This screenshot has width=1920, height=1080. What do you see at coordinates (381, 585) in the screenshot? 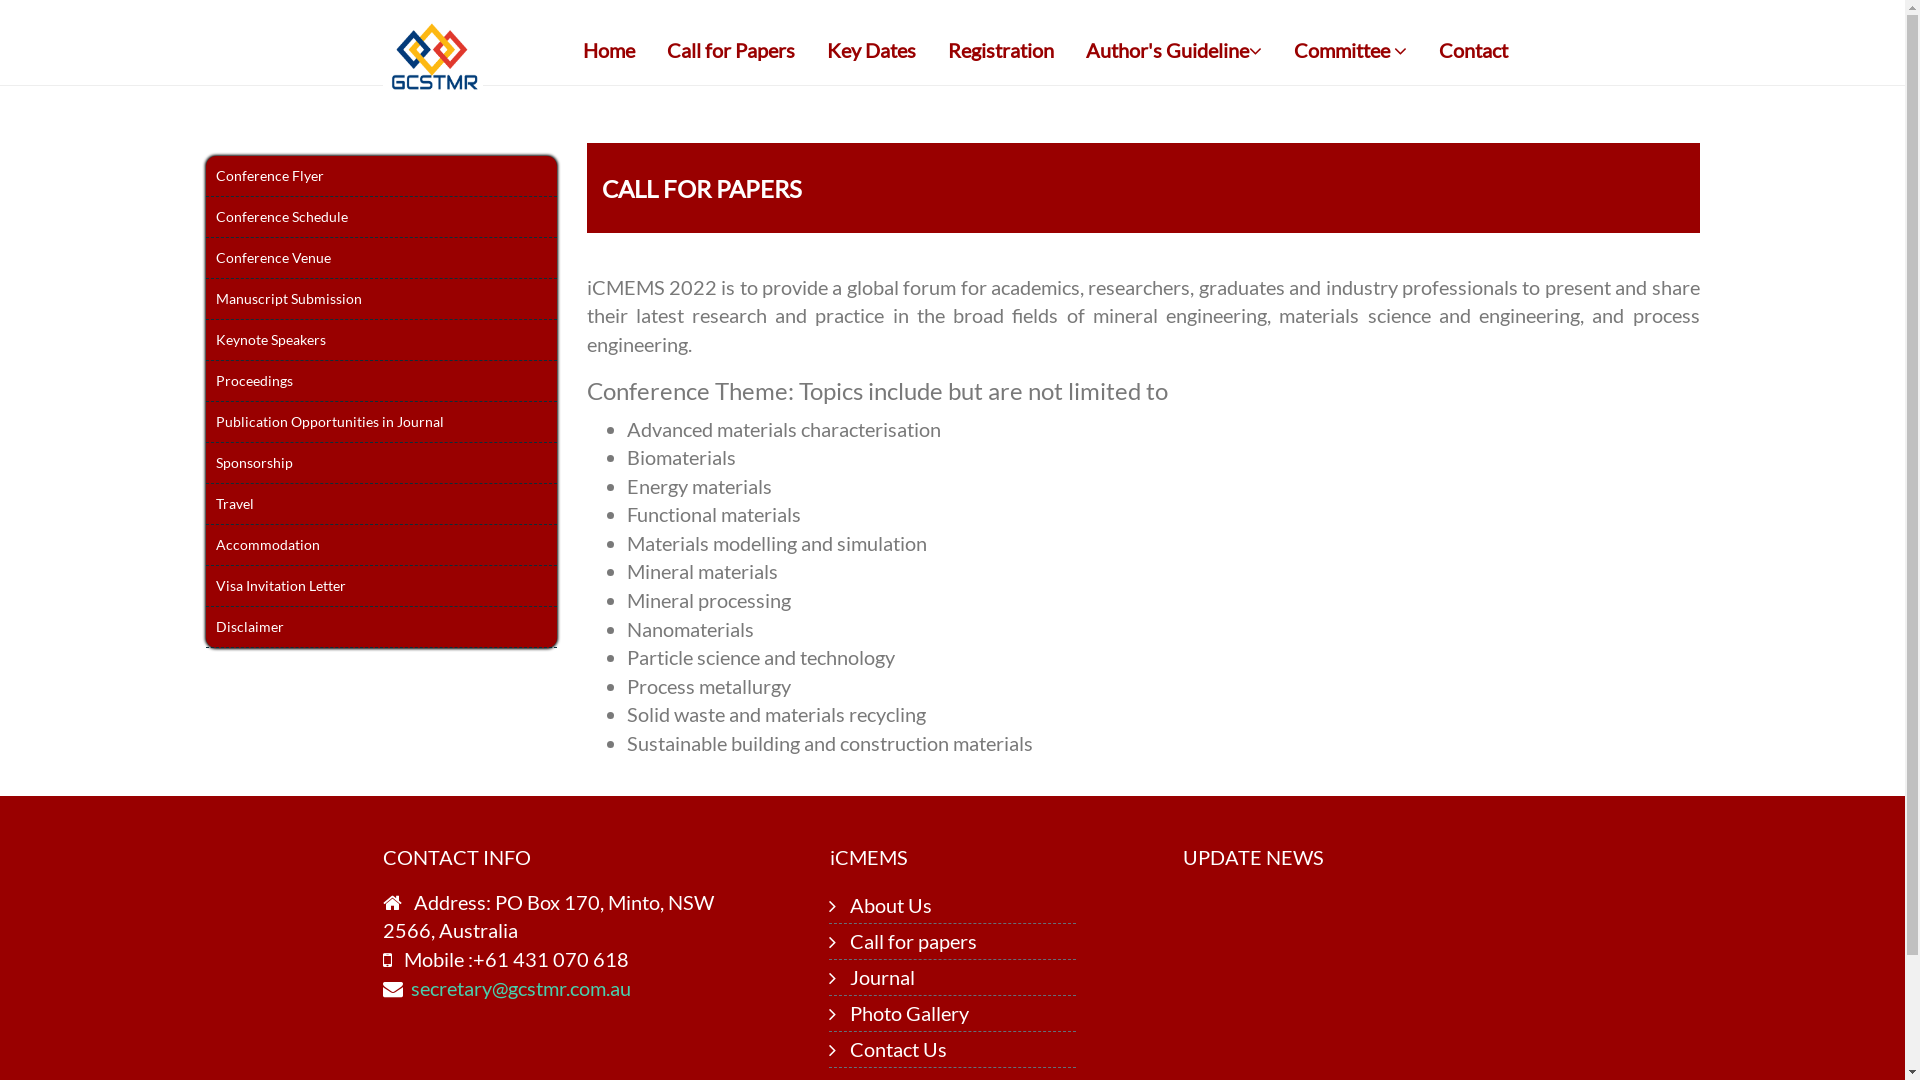
I see `'Visa Invitation Letter'` at bounding box center [381, 585].